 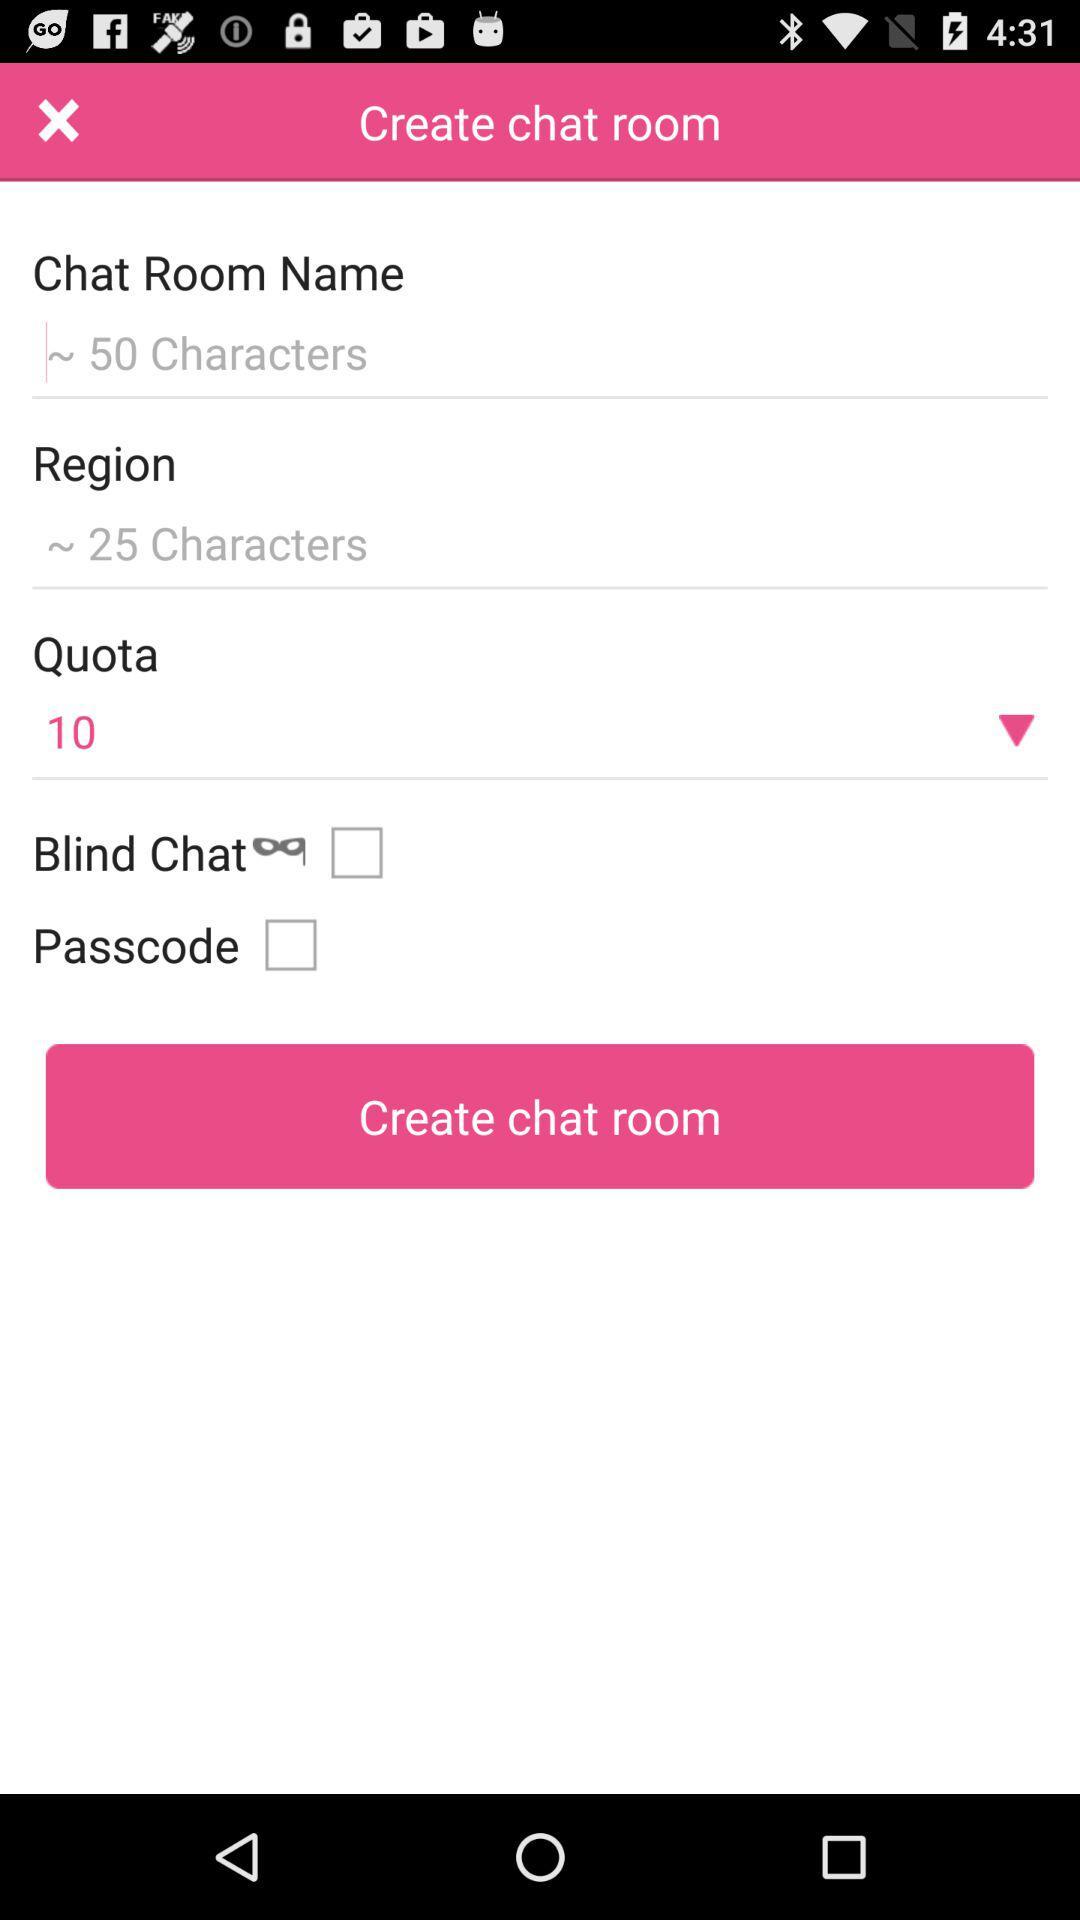 What do you see at coordinates (540, 540) in the screenshot?
I see `~25characters` at bounding box center [540, 540].